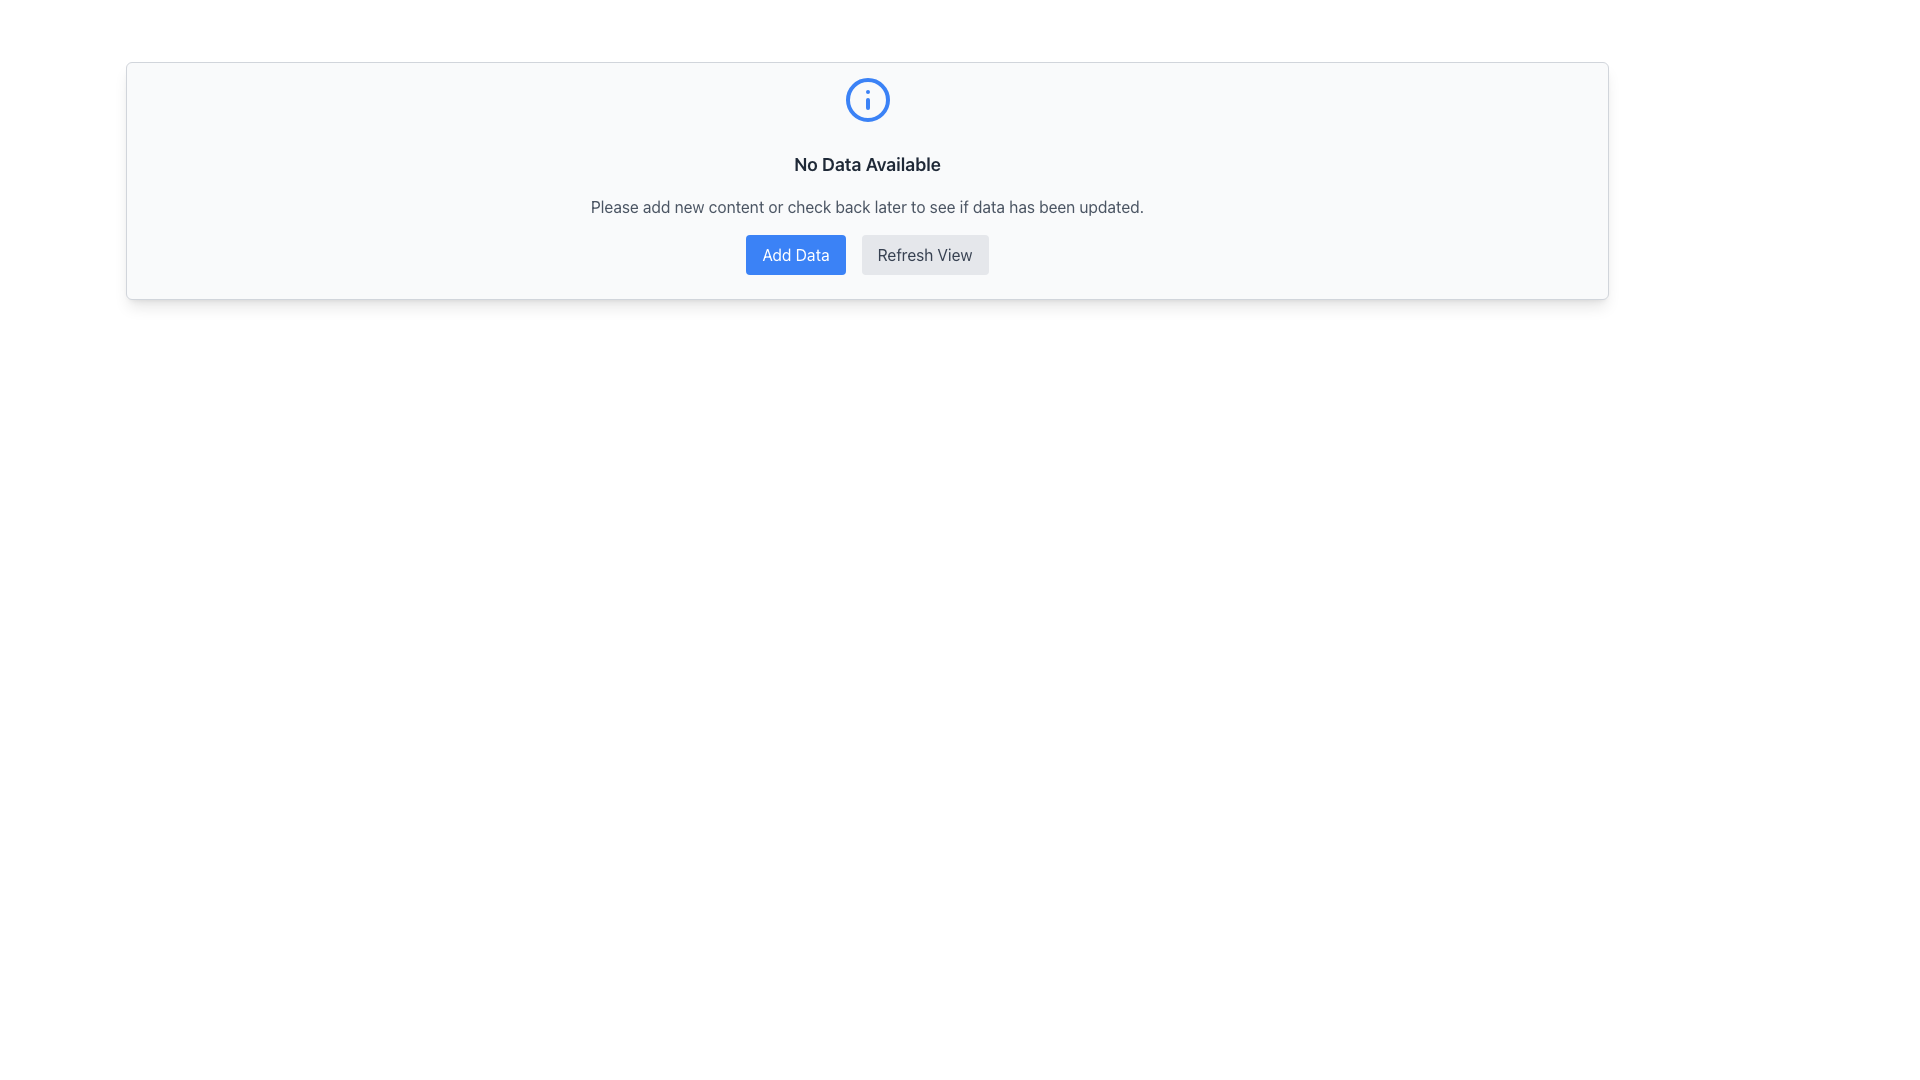 The height and width of the screenshot is (1080, 1920). Describe the element at coordinates (867, 207) in the screenshot. I see `the second text block that informs the user to add new data or revisit later for updates, located beneath the 'No Data Available' title and above the 'Add Data' and 'Refresh View' buttons` at that location.